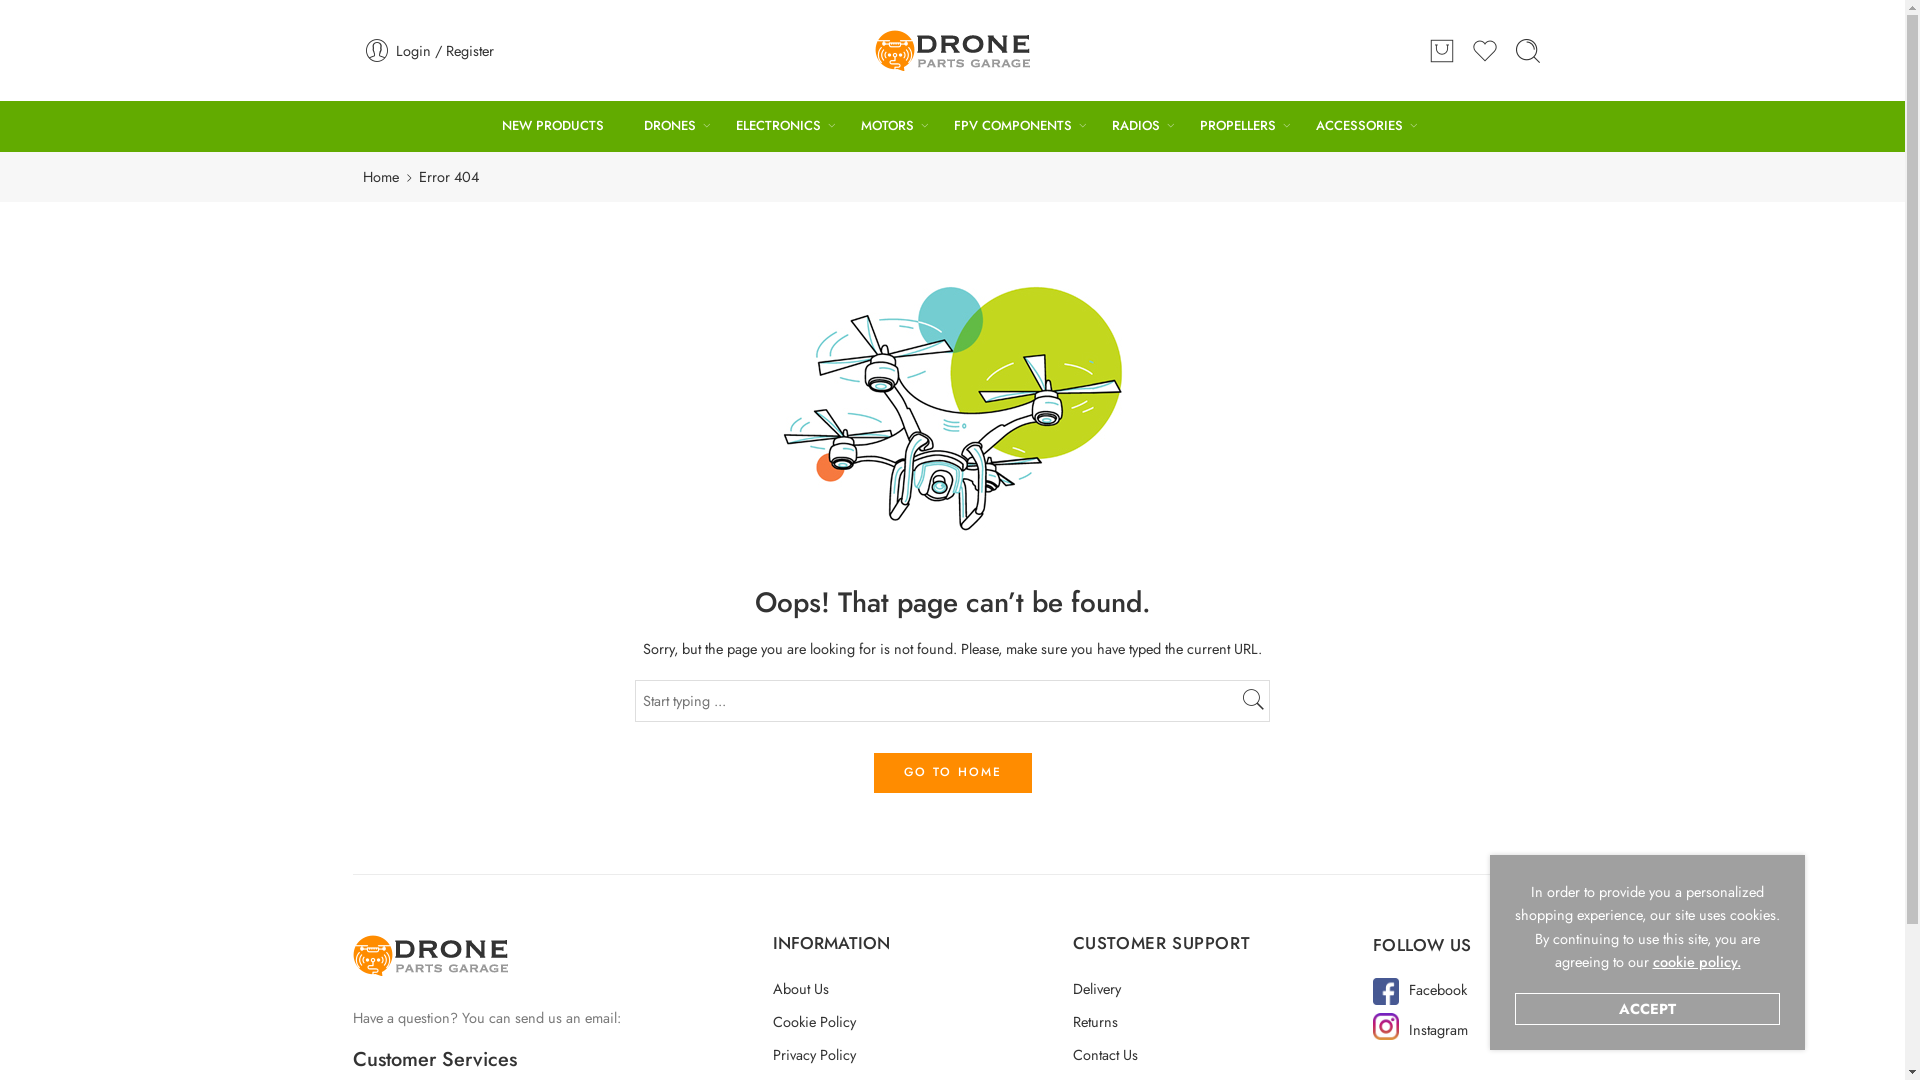  Describe the element at coordinates (1408, 988) in the screenshot. I see `'Facebook'` at that location.